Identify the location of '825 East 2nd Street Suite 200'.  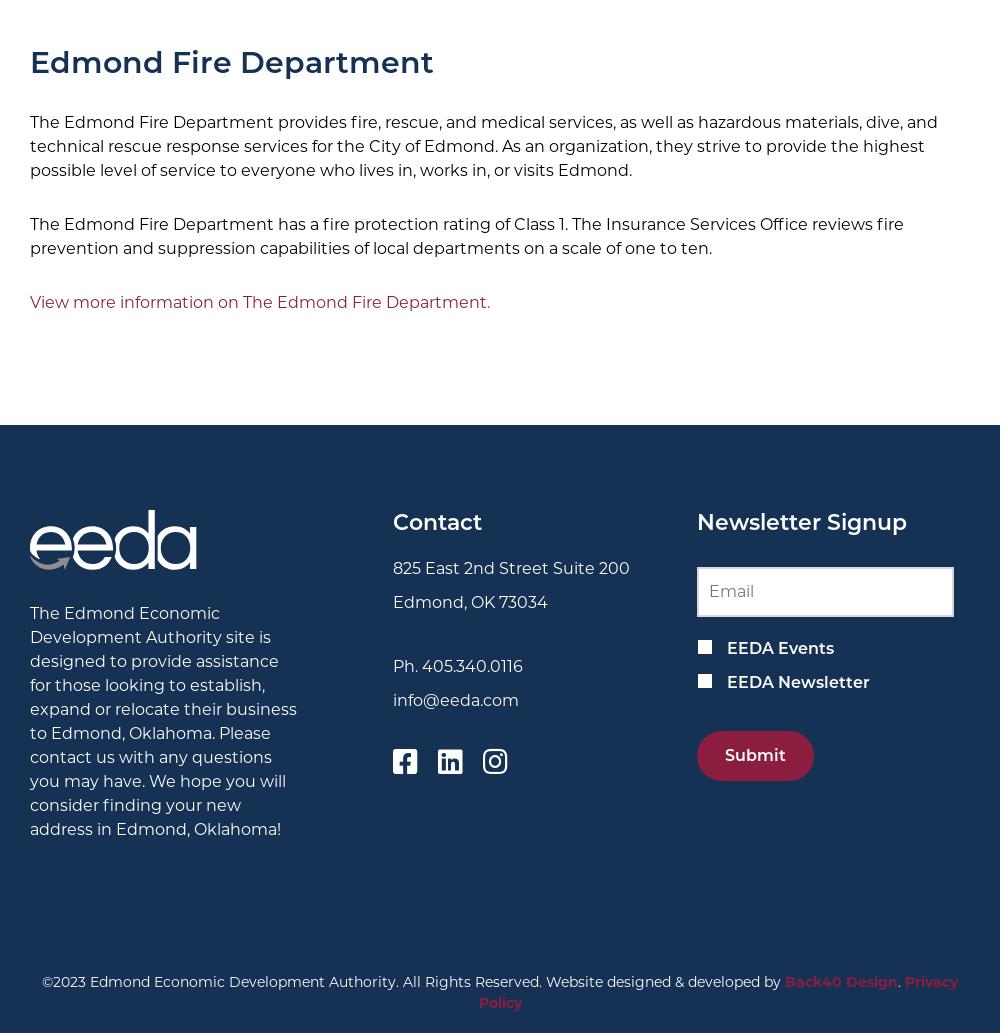
(393, 566).